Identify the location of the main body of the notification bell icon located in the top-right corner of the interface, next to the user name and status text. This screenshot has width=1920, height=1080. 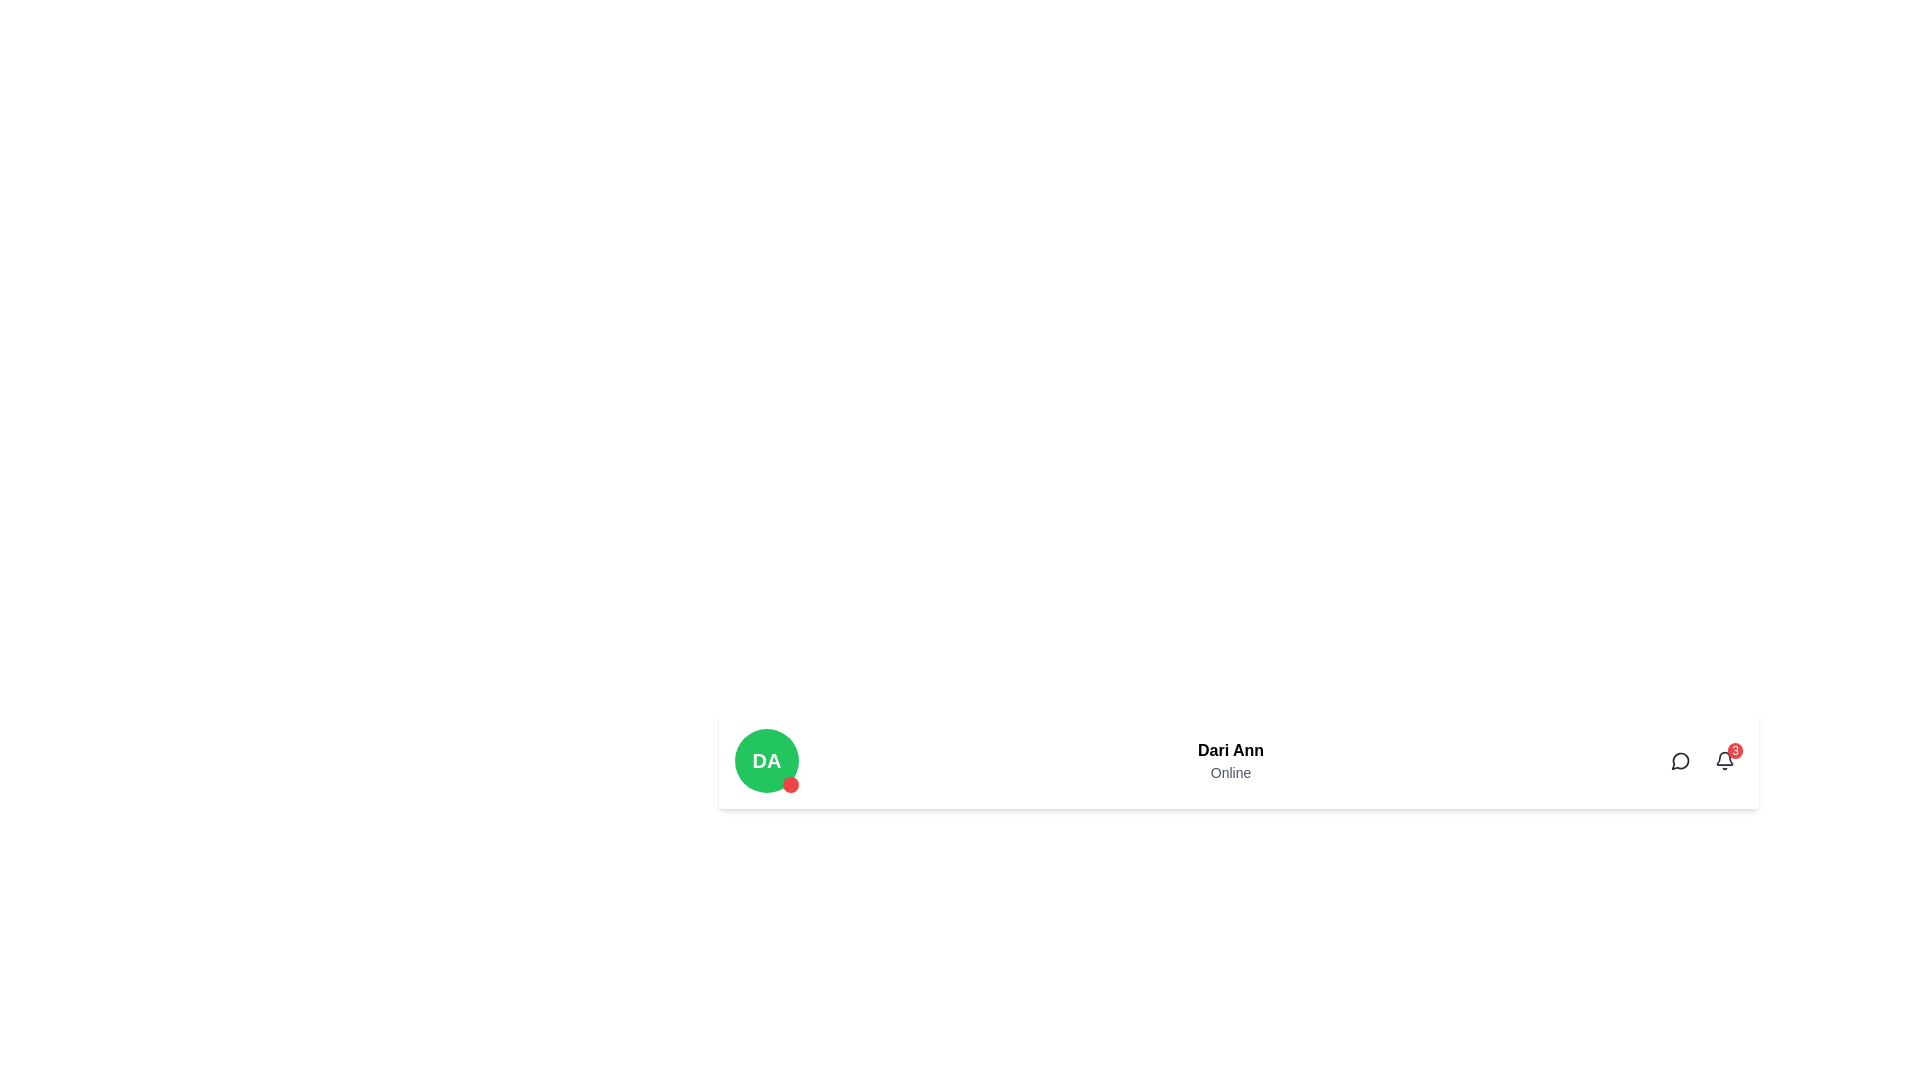
(1723, 758).